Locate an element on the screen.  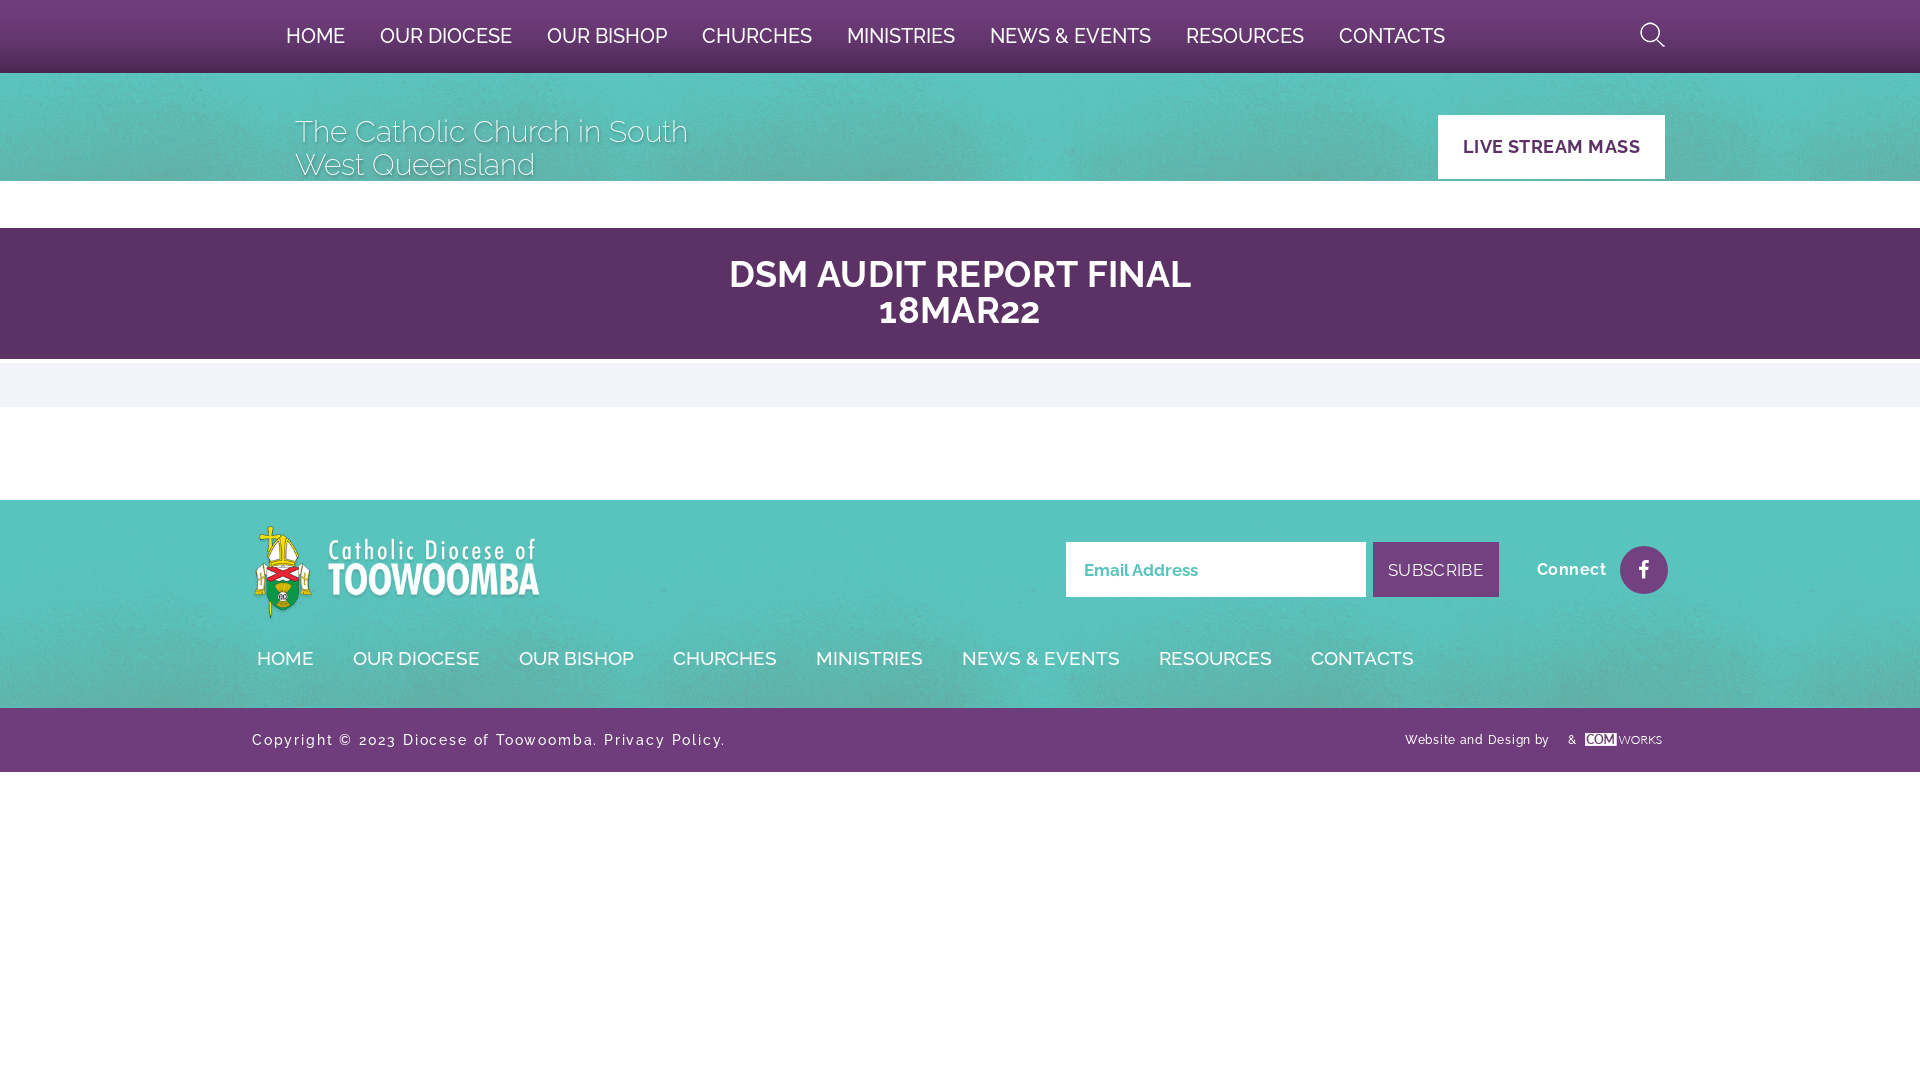
'OUR BISHOP' is located at coordinates (529, 35).